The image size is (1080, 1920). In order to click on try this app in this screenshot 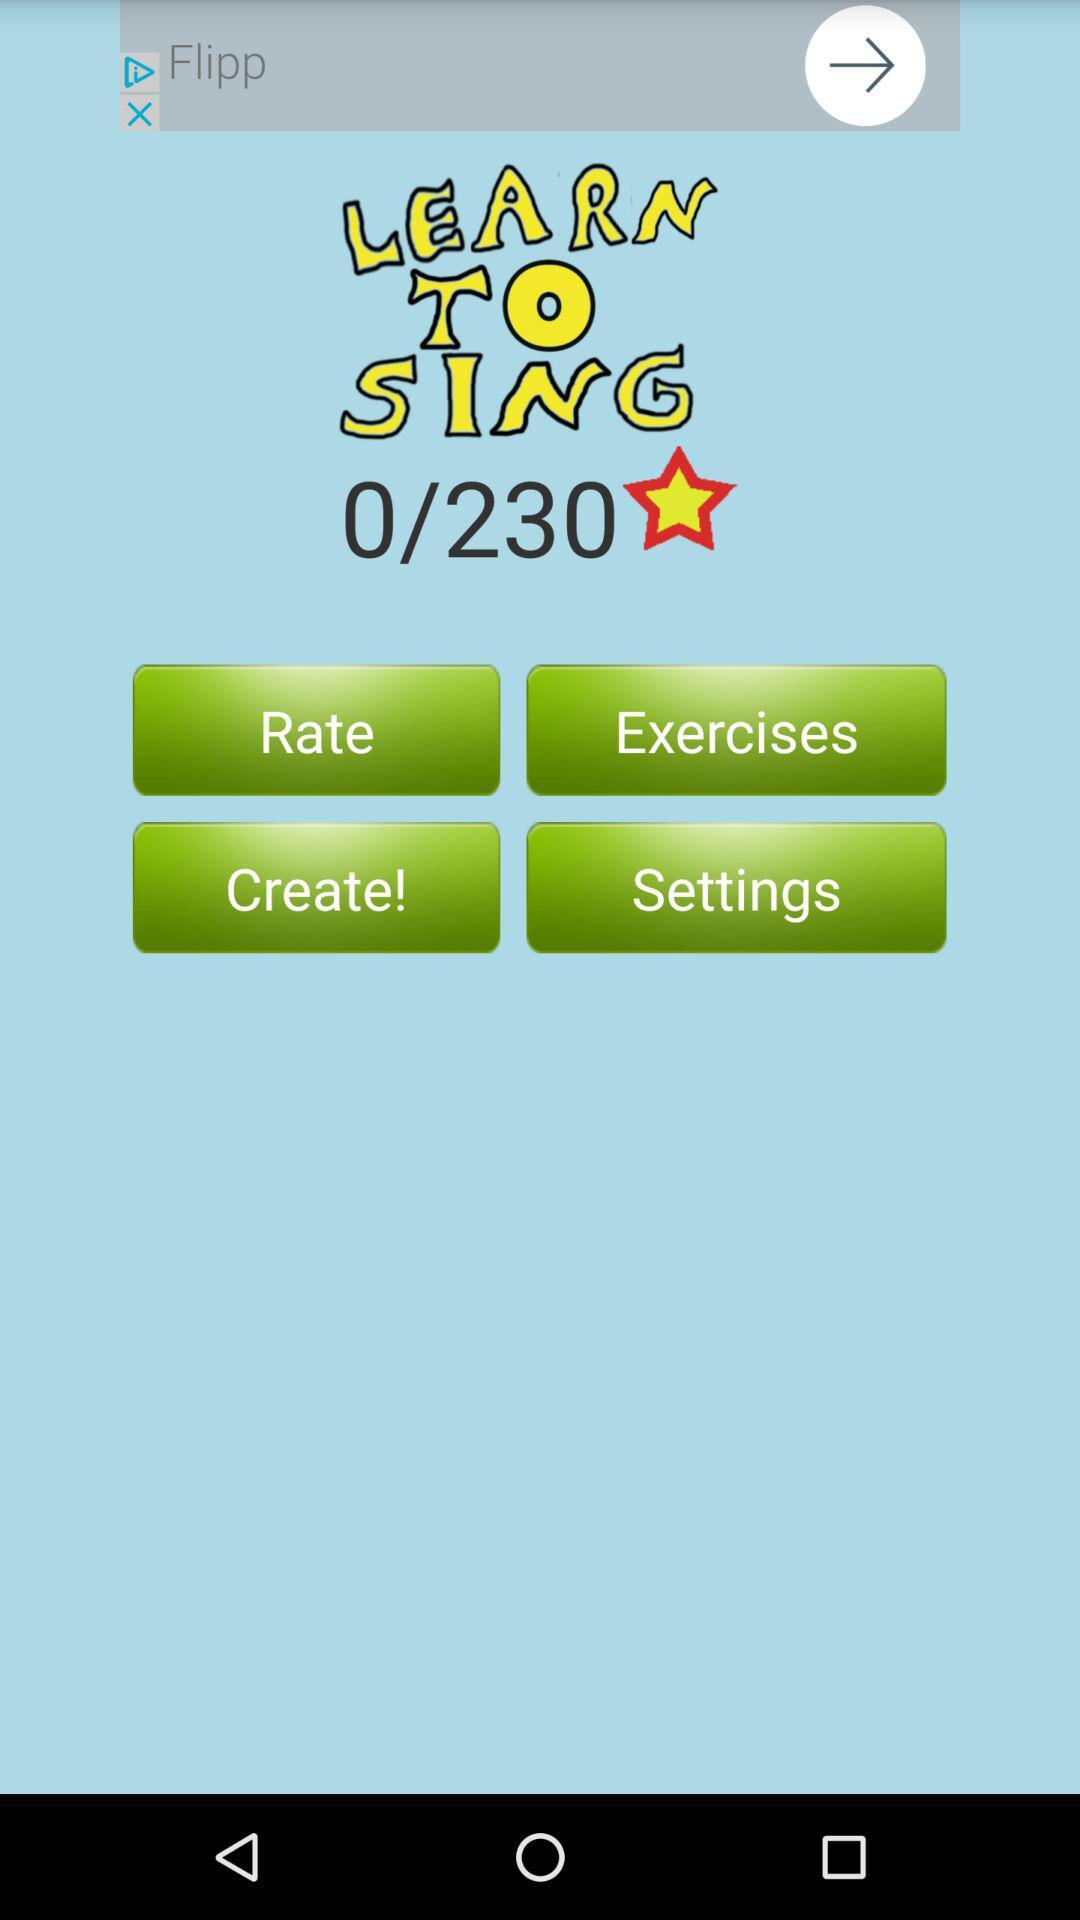, I will do `click(540, 65)`.